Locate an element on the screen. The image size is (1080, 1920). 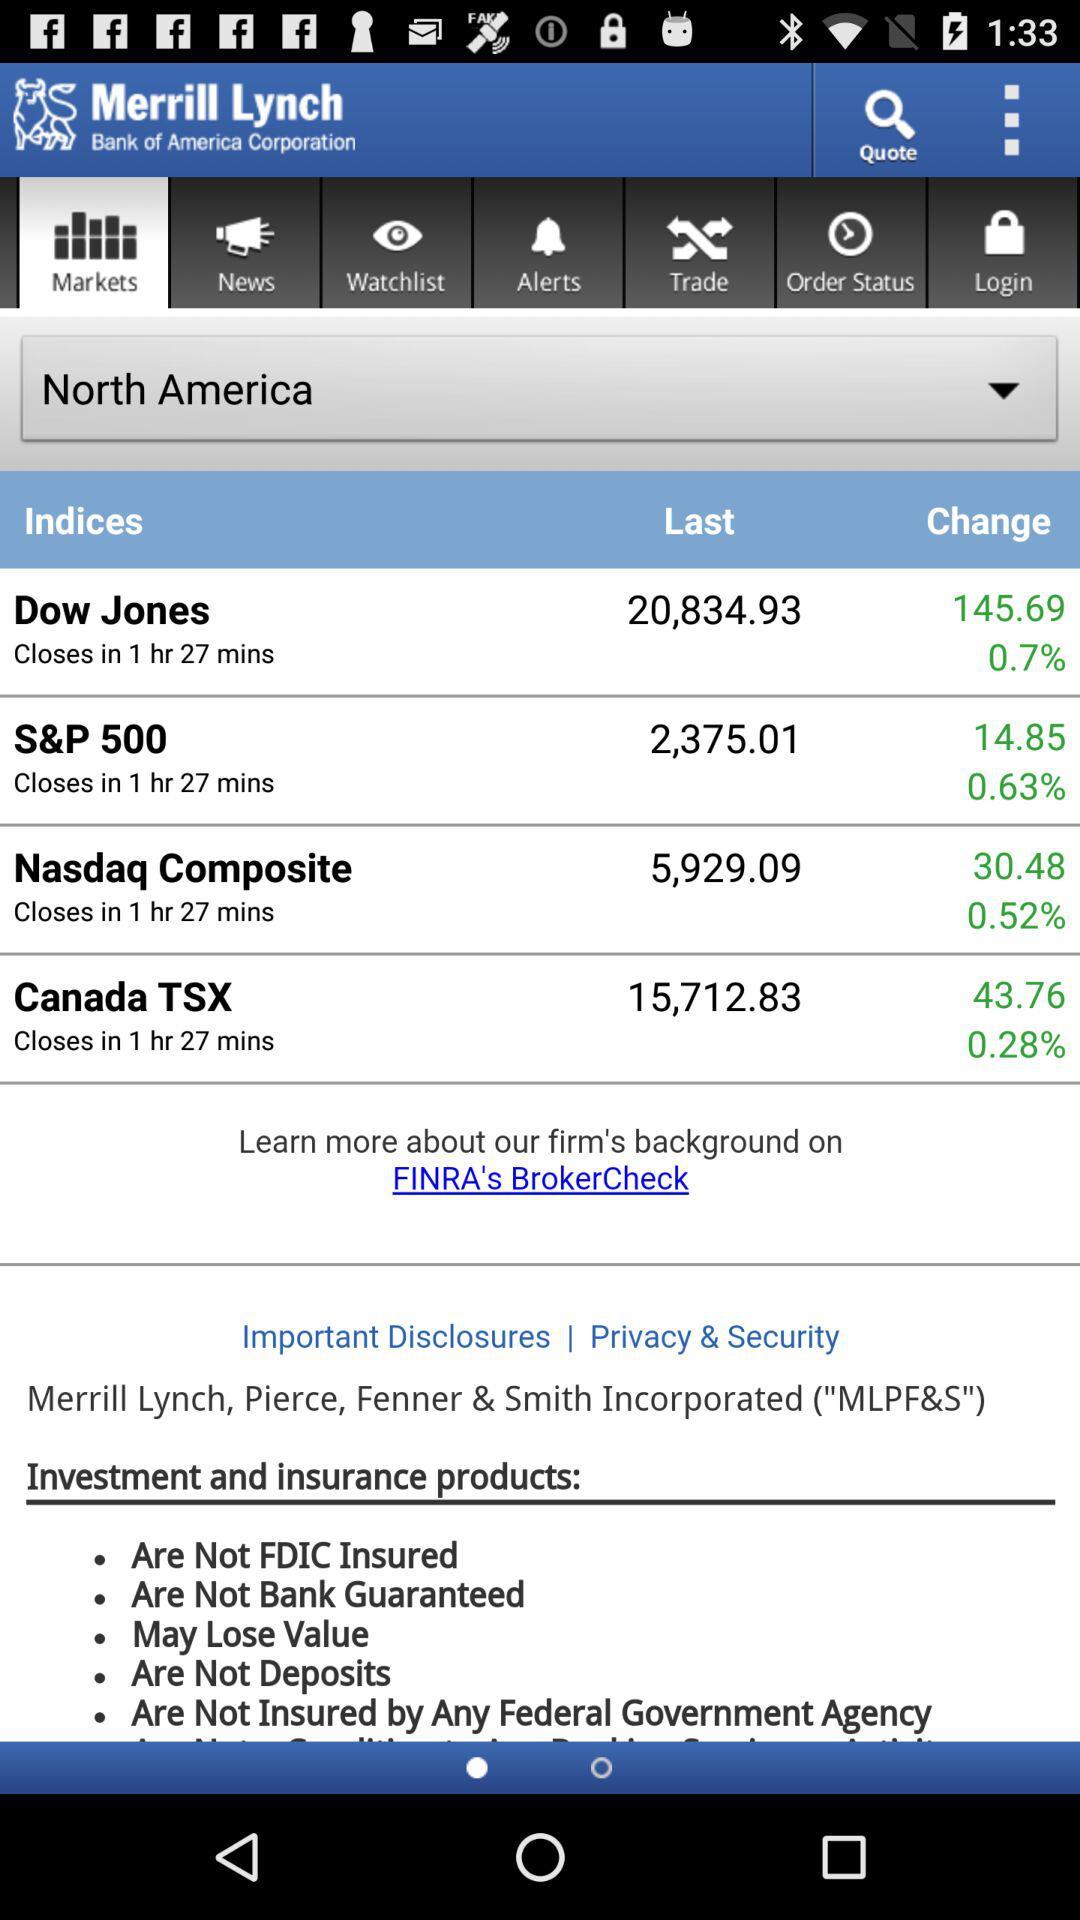
to go trade is located at coordinates (698, 241).